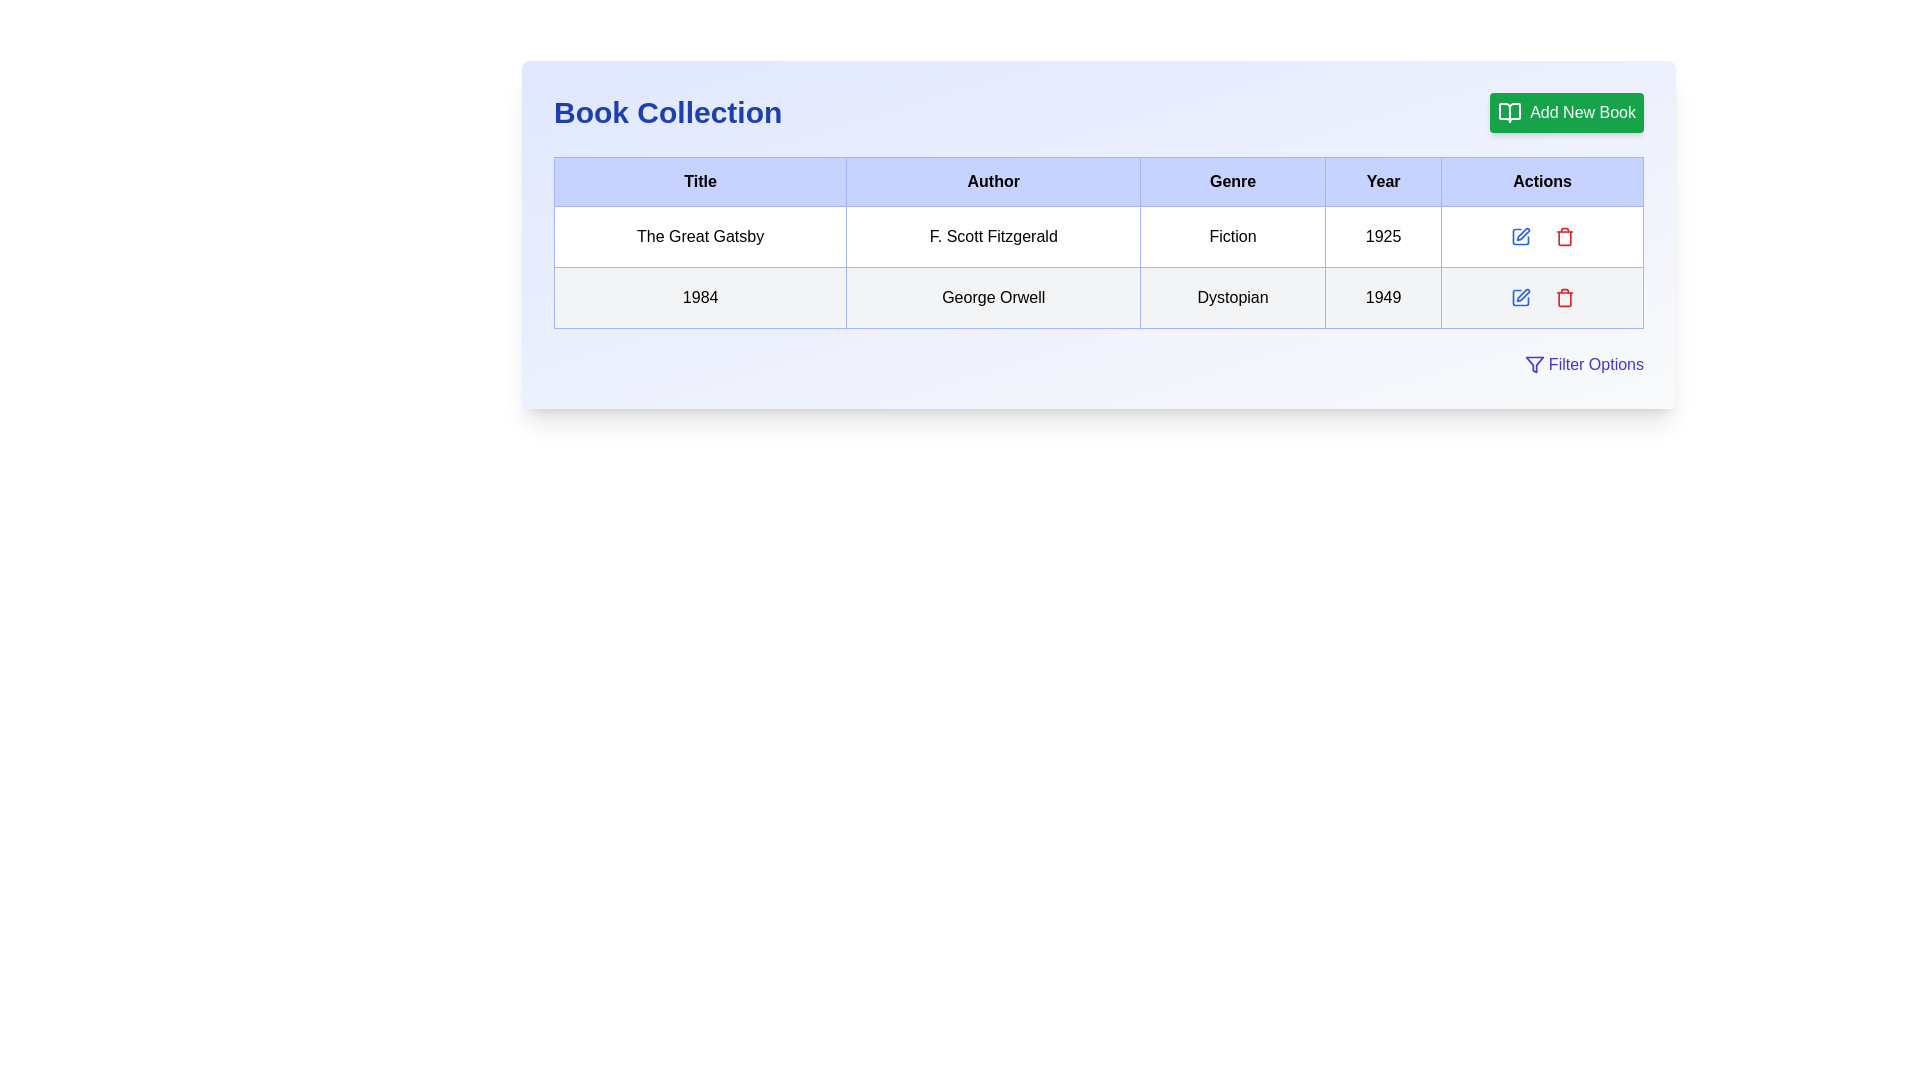  What do you see at coordinates (1522, 295) in the screenshot?
I see `the leftmost edit icon in the 'Actions' column for the row associated with the book '1984'` at bounding box center [1522, 295].